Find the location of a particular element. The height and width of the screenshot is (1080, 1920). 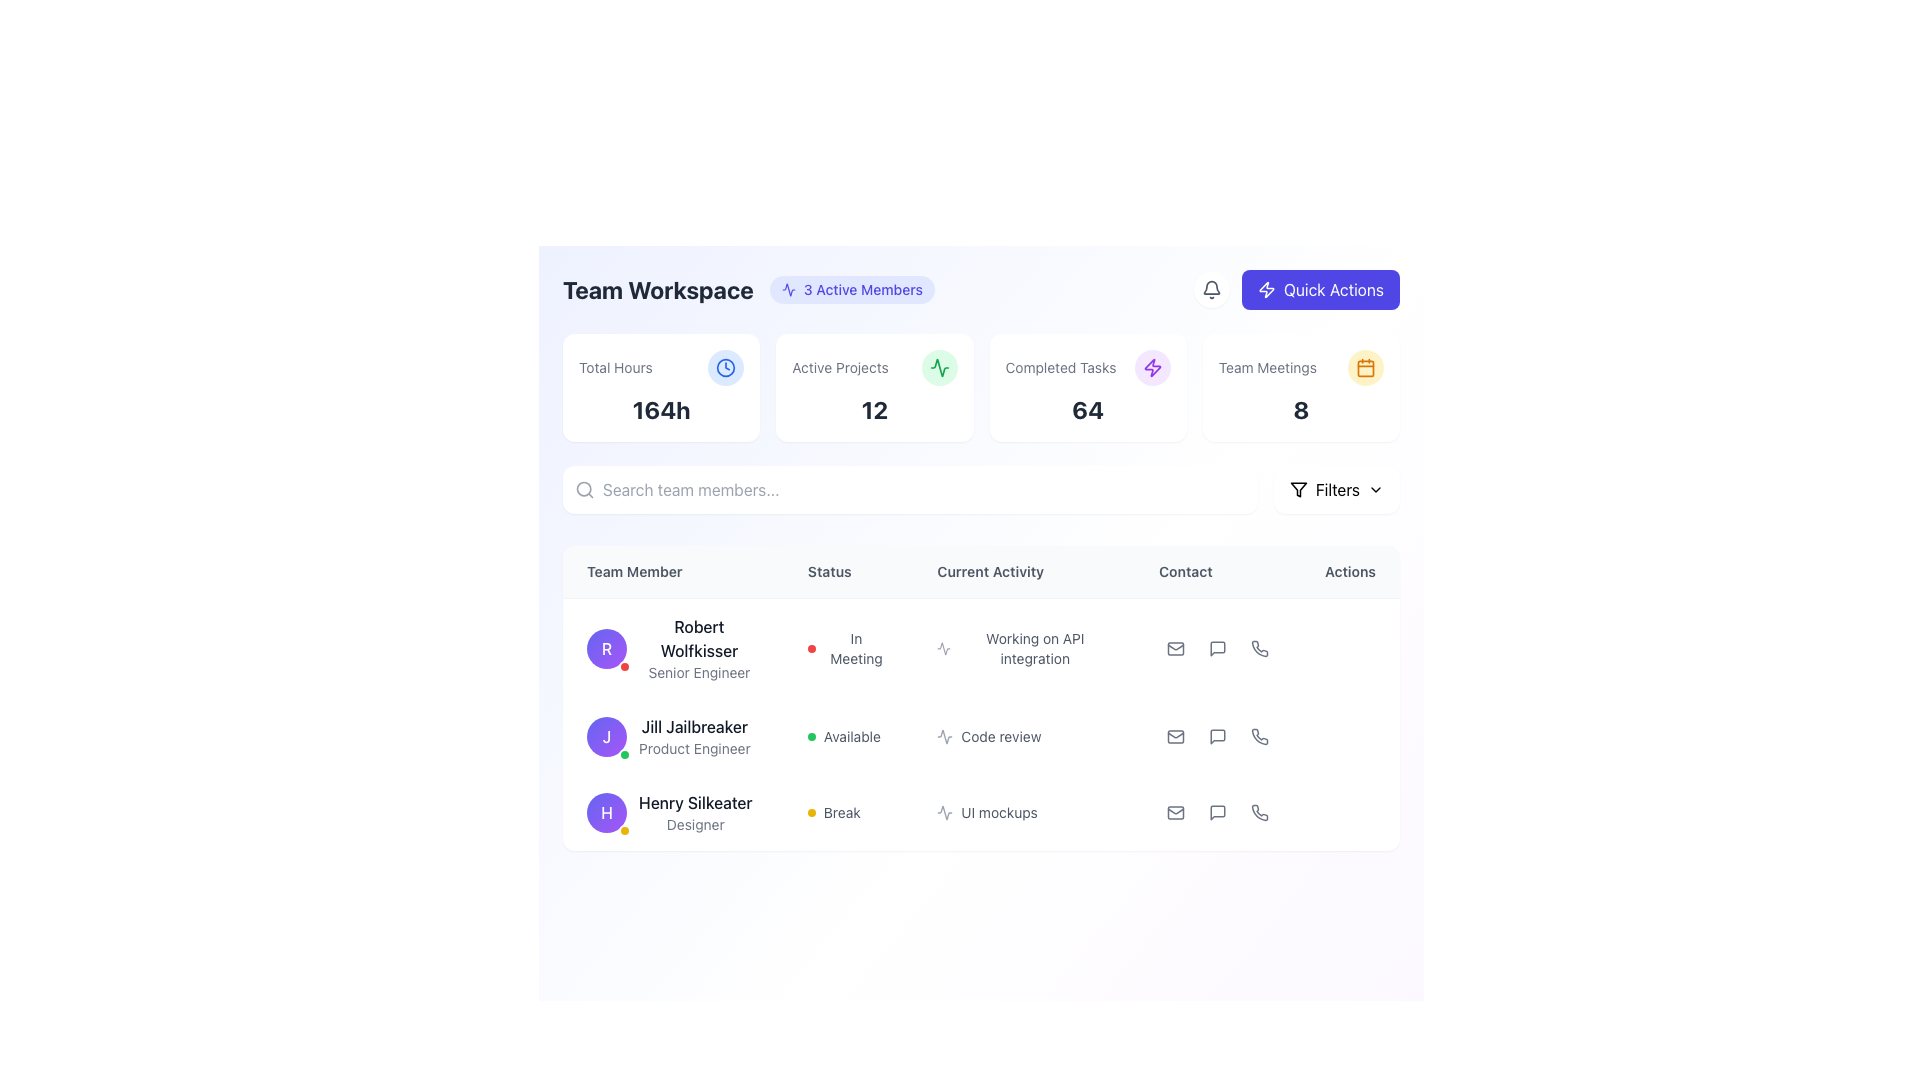

the comment icon, which is a small speech balloon styled with a gray outline, located in the 'Actions' column of the second row of the team member list is located at coordinates (1217, 736).